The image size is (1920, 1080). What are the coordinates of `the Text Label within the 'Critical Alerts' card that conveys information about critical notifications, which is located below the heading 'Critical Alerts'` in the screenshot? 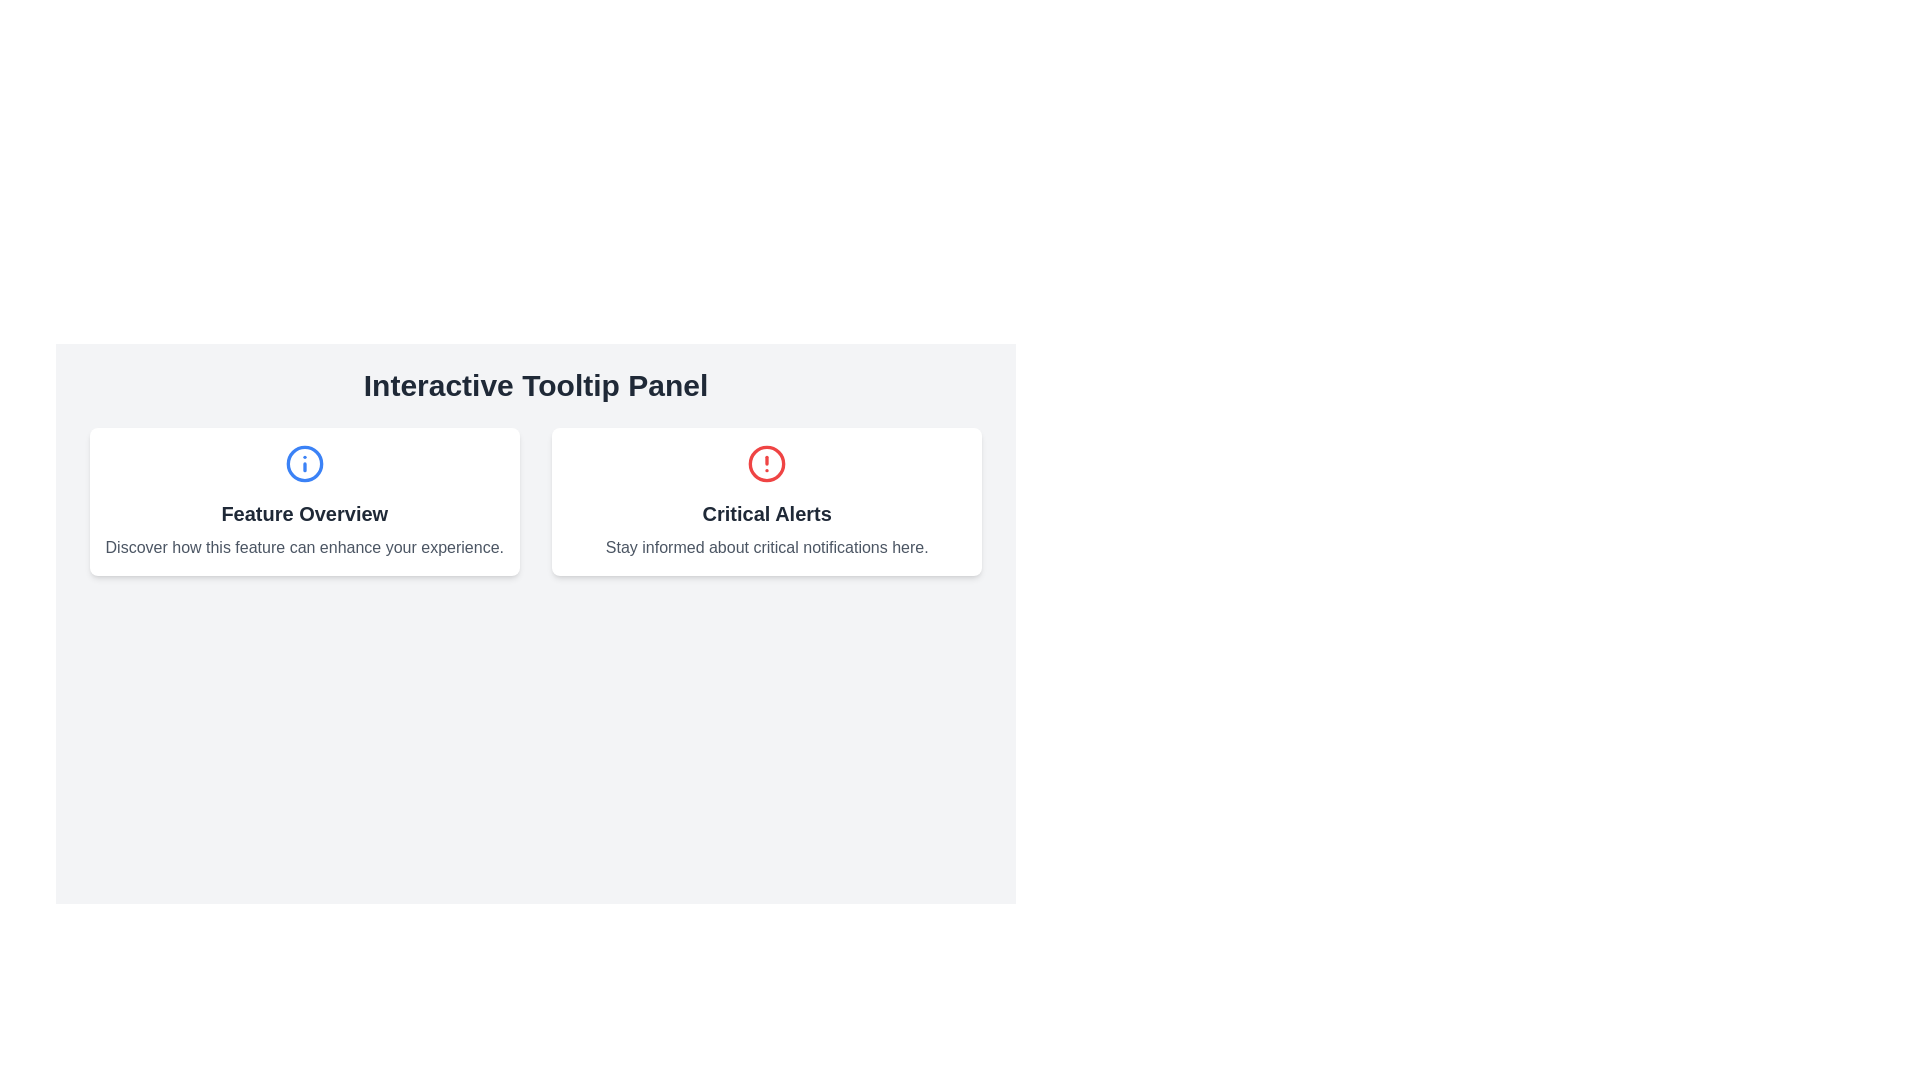 It's located at (766, 547).